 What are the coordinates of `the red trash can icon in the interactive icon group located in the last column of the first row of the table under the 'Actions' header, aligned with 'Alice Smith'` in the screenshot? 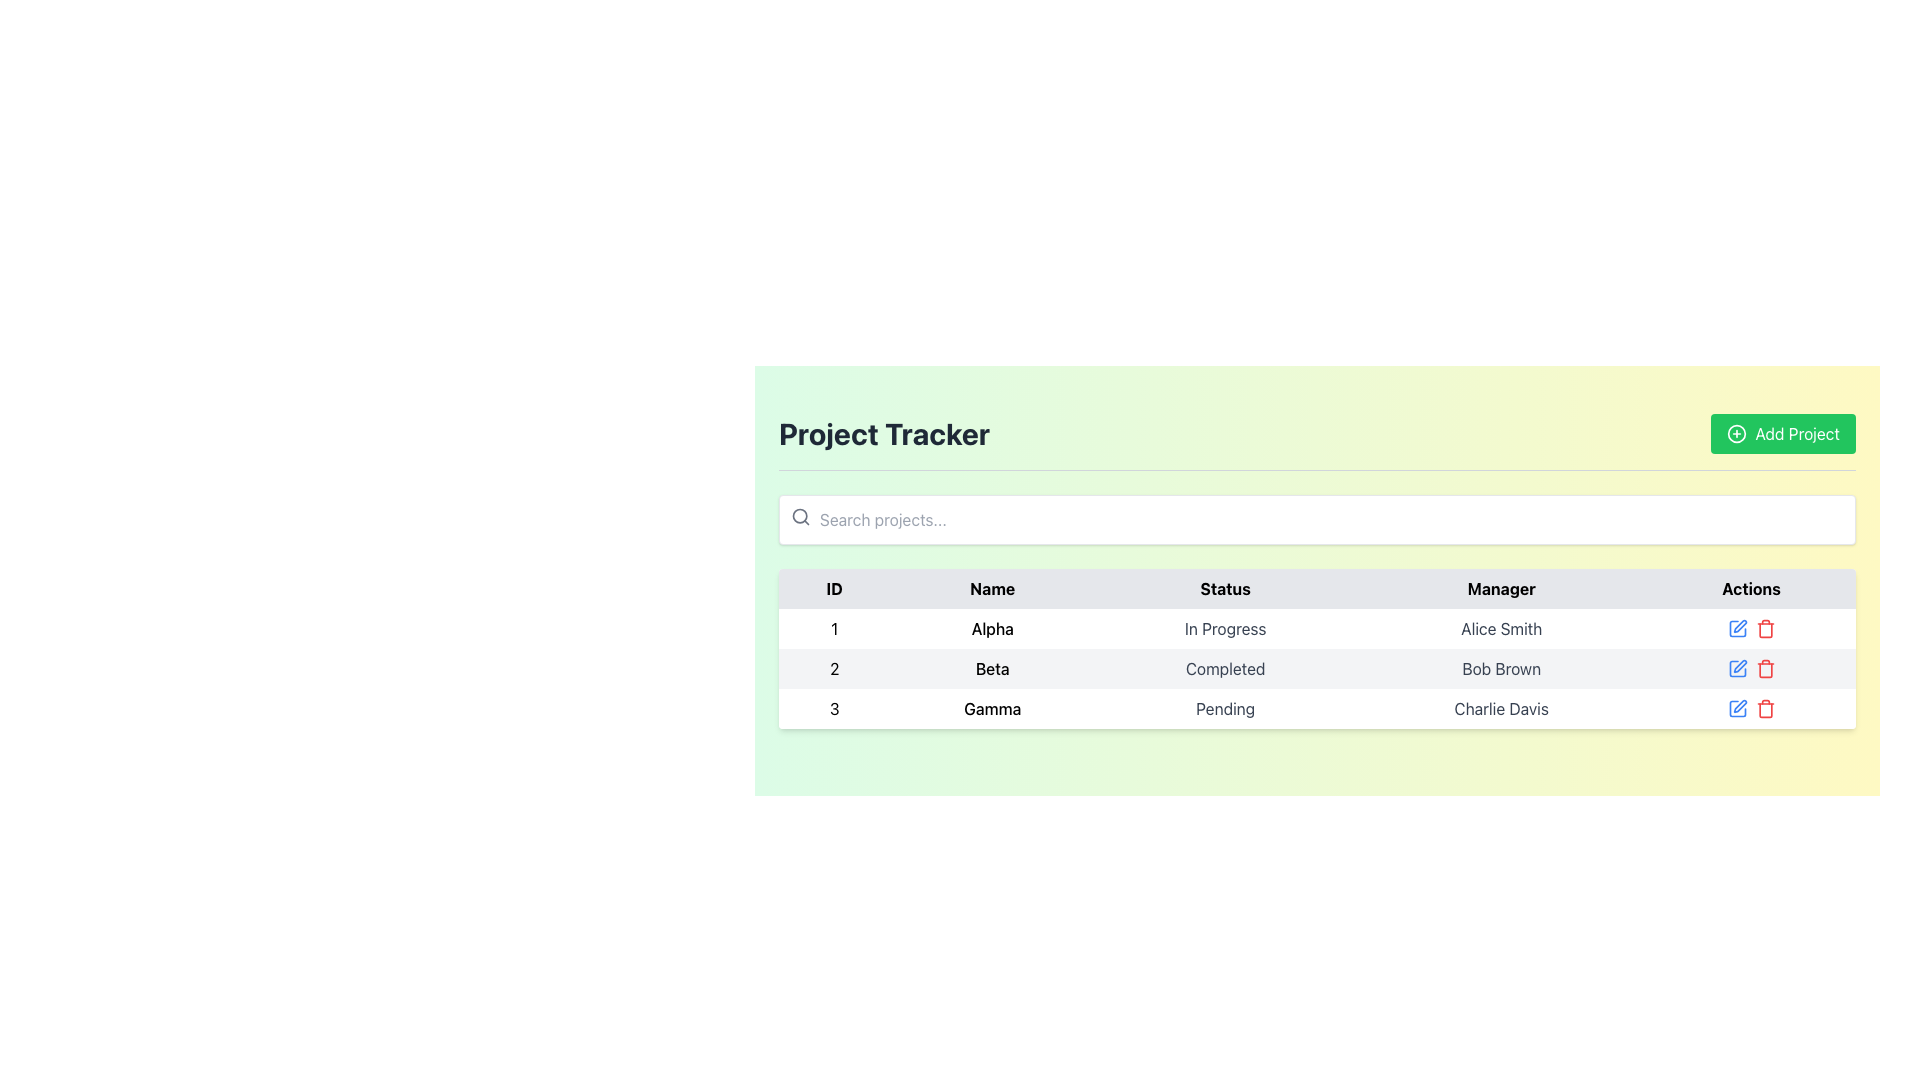 It's located at (1750, 627).